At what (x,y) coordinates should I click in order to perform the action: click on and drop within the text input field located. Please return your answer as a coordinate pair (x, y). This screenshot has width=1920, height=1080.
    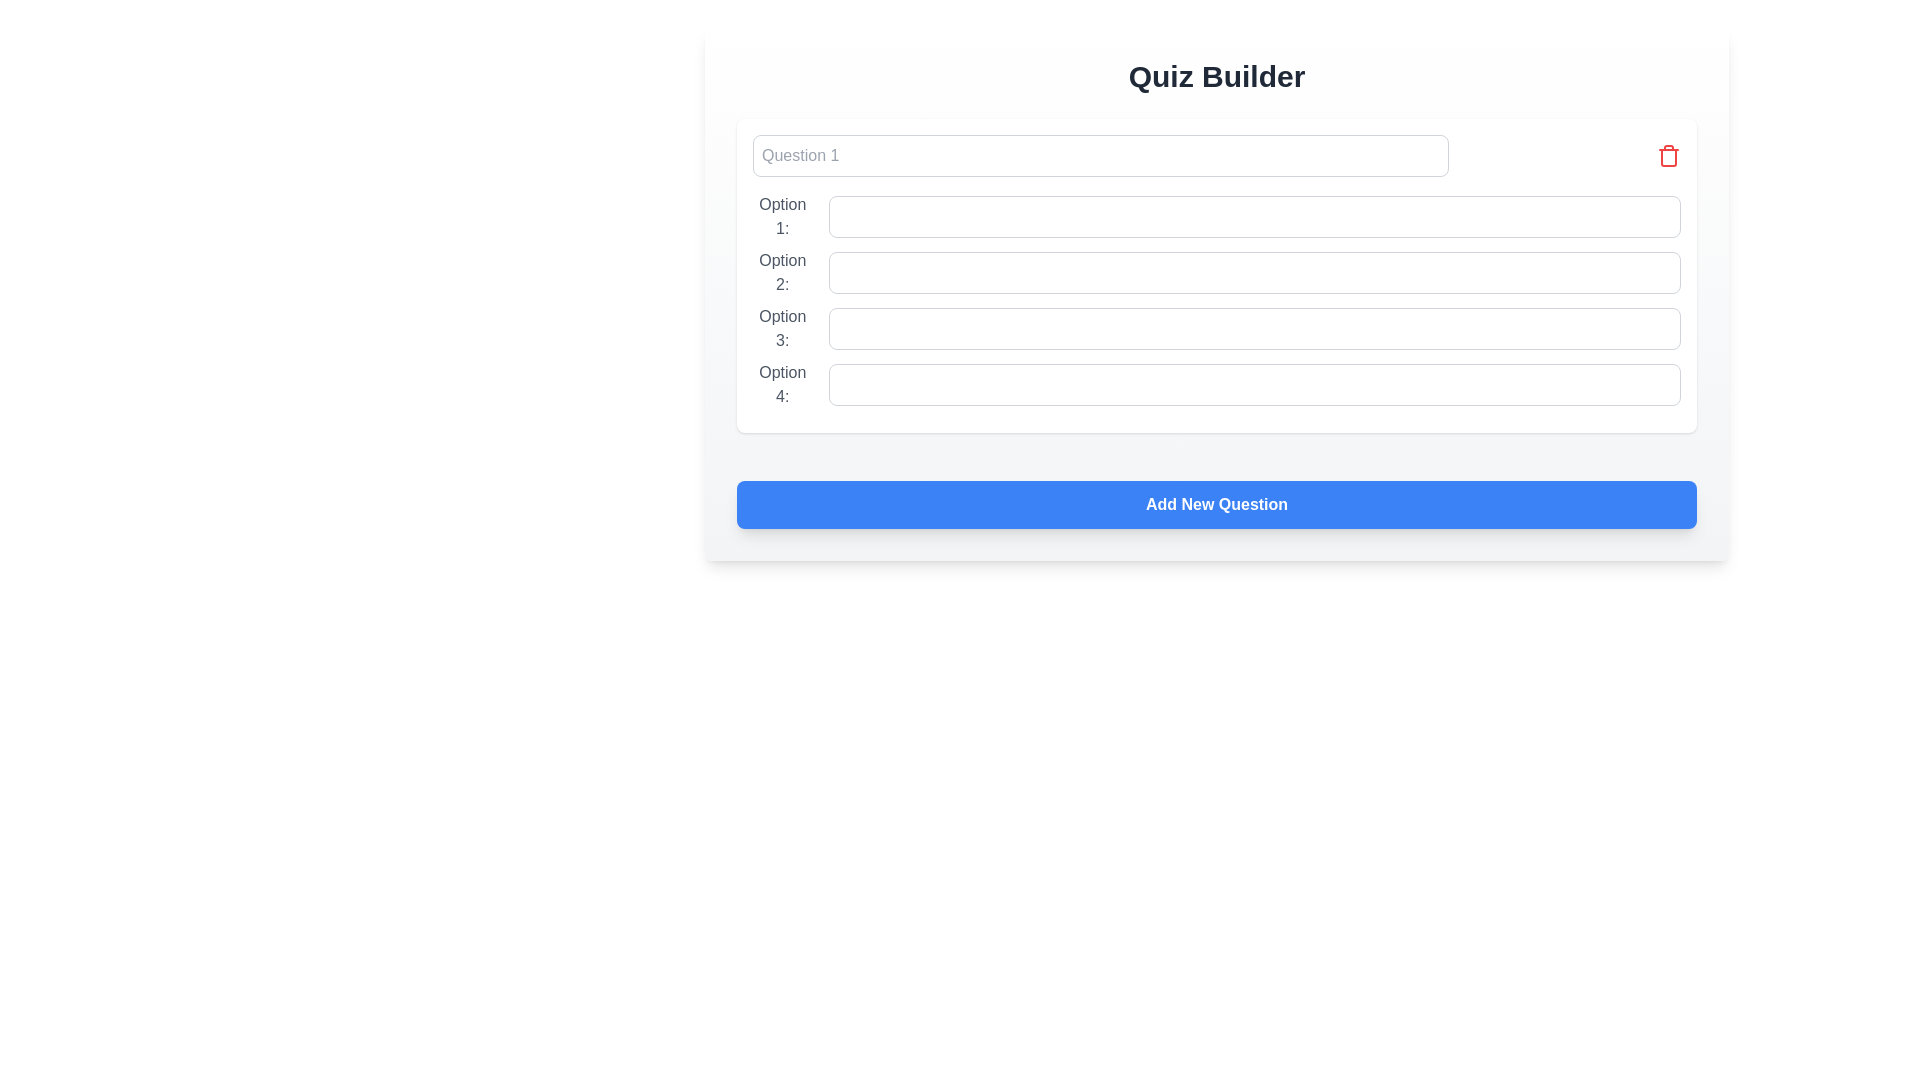
    Looking at the image, I should click on (1253, 385).